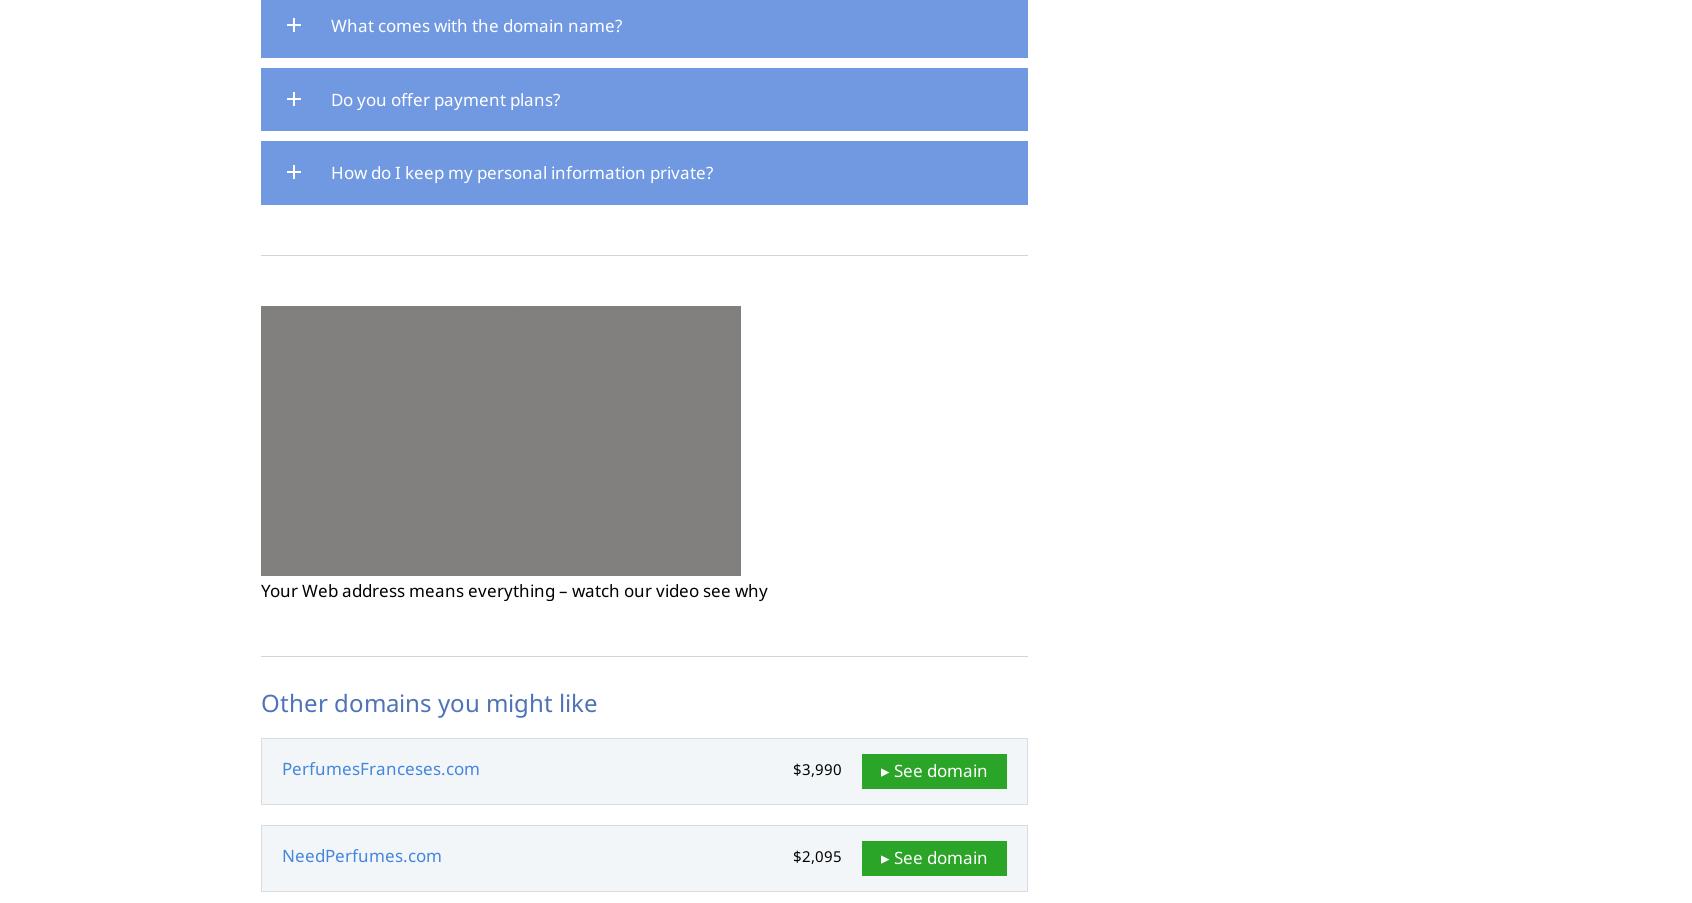  What do you see at coordinates (381, 768) in the screenshot?
I see `'PerfumesFranceses.com'` at bounding box center [381, 768].